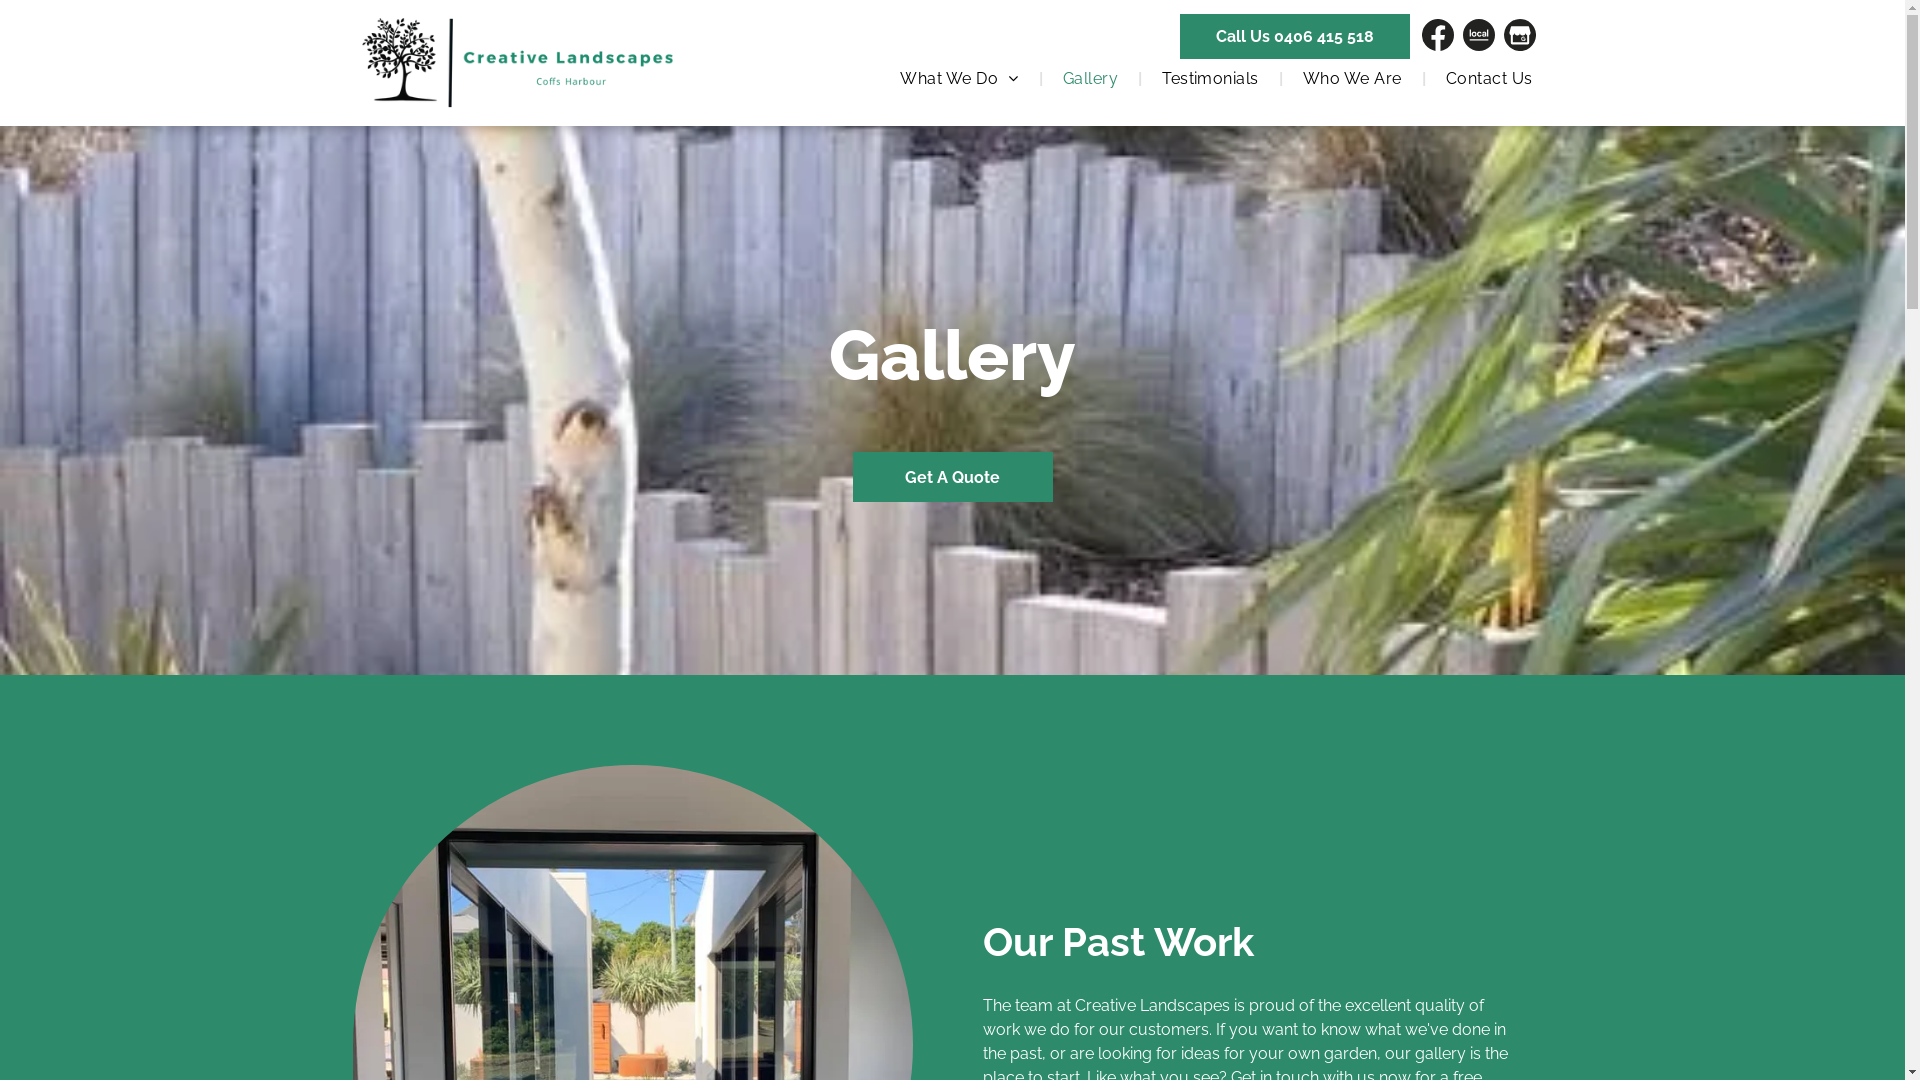 The image size is (1920, 1080). What do you see at coordinates (517, 61) in the screenshot?
I see `'Professional Landscapers in Coffs Harbour'` at bounding box center [517, 61].